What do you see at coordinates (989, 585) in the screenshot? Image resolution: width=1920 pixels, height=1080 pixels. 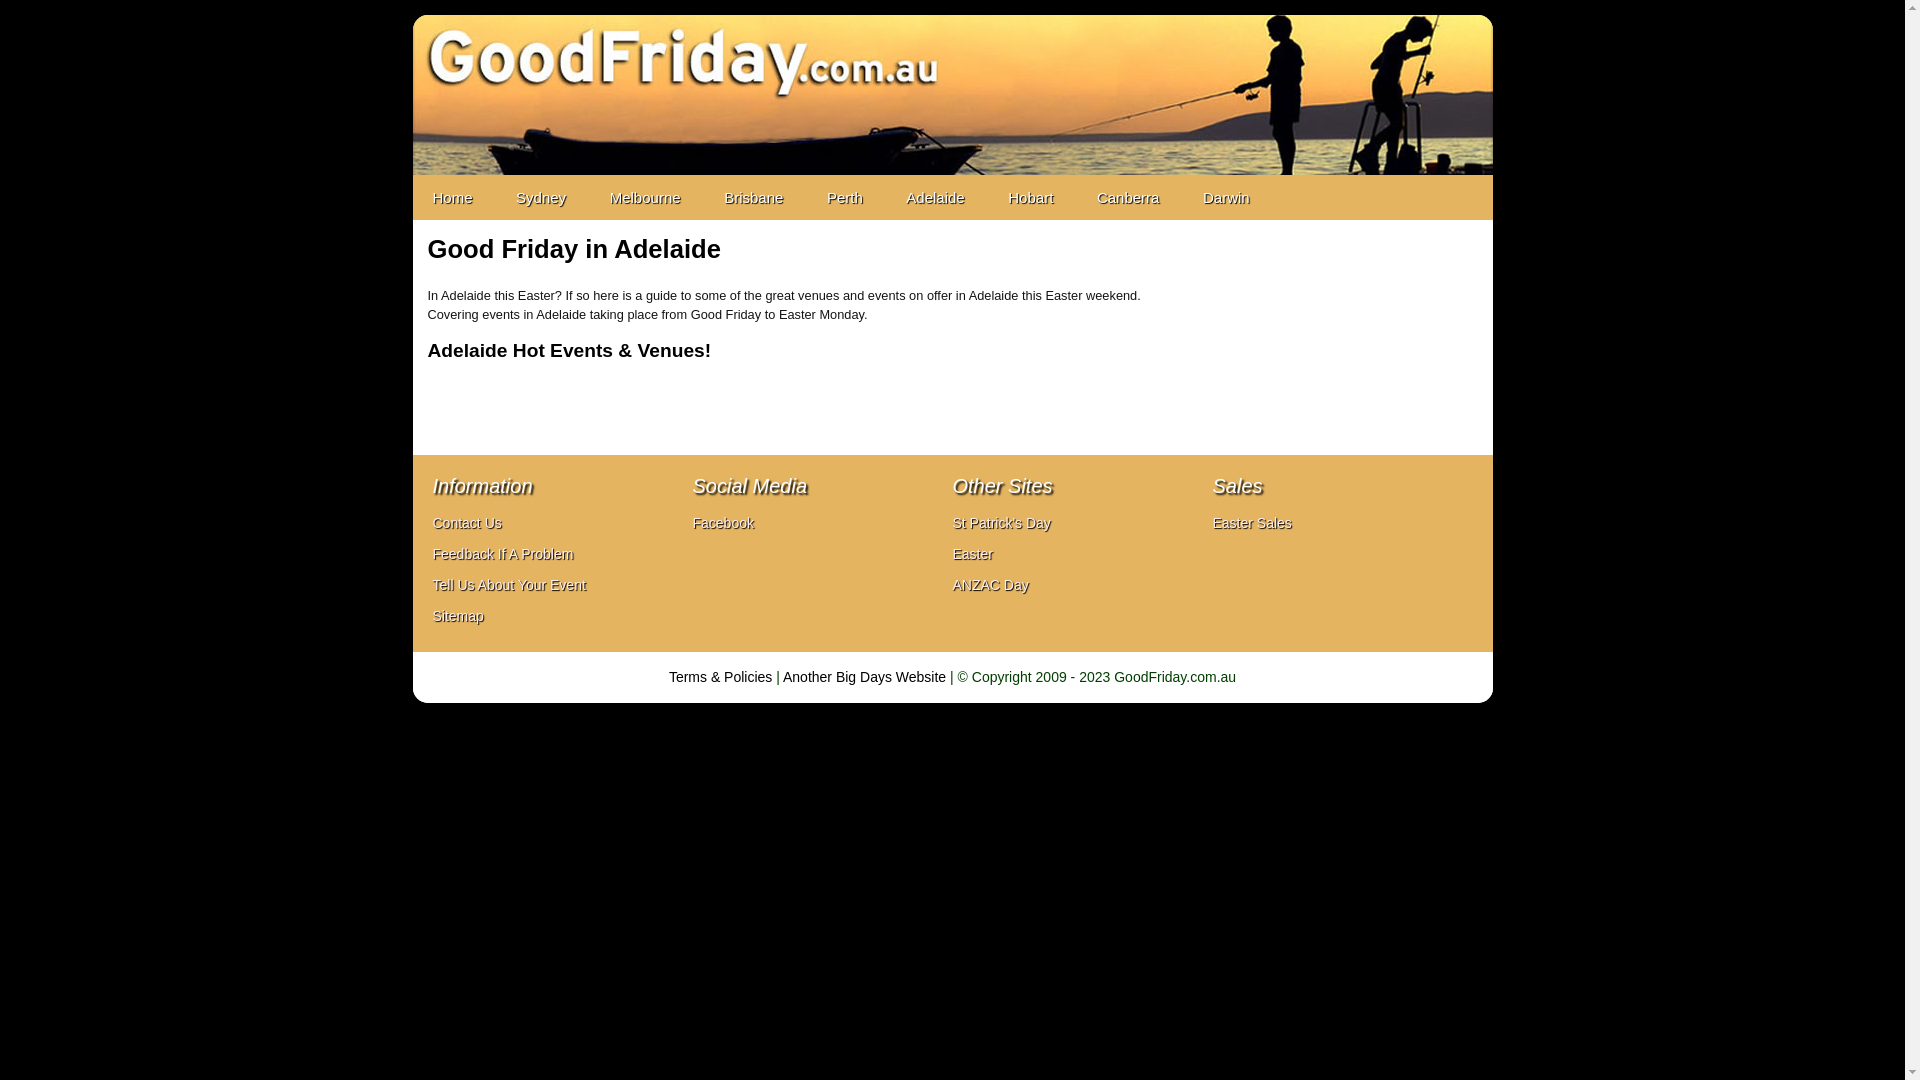 I see `'ANZAC Day'` at bounding box center [989, 585].